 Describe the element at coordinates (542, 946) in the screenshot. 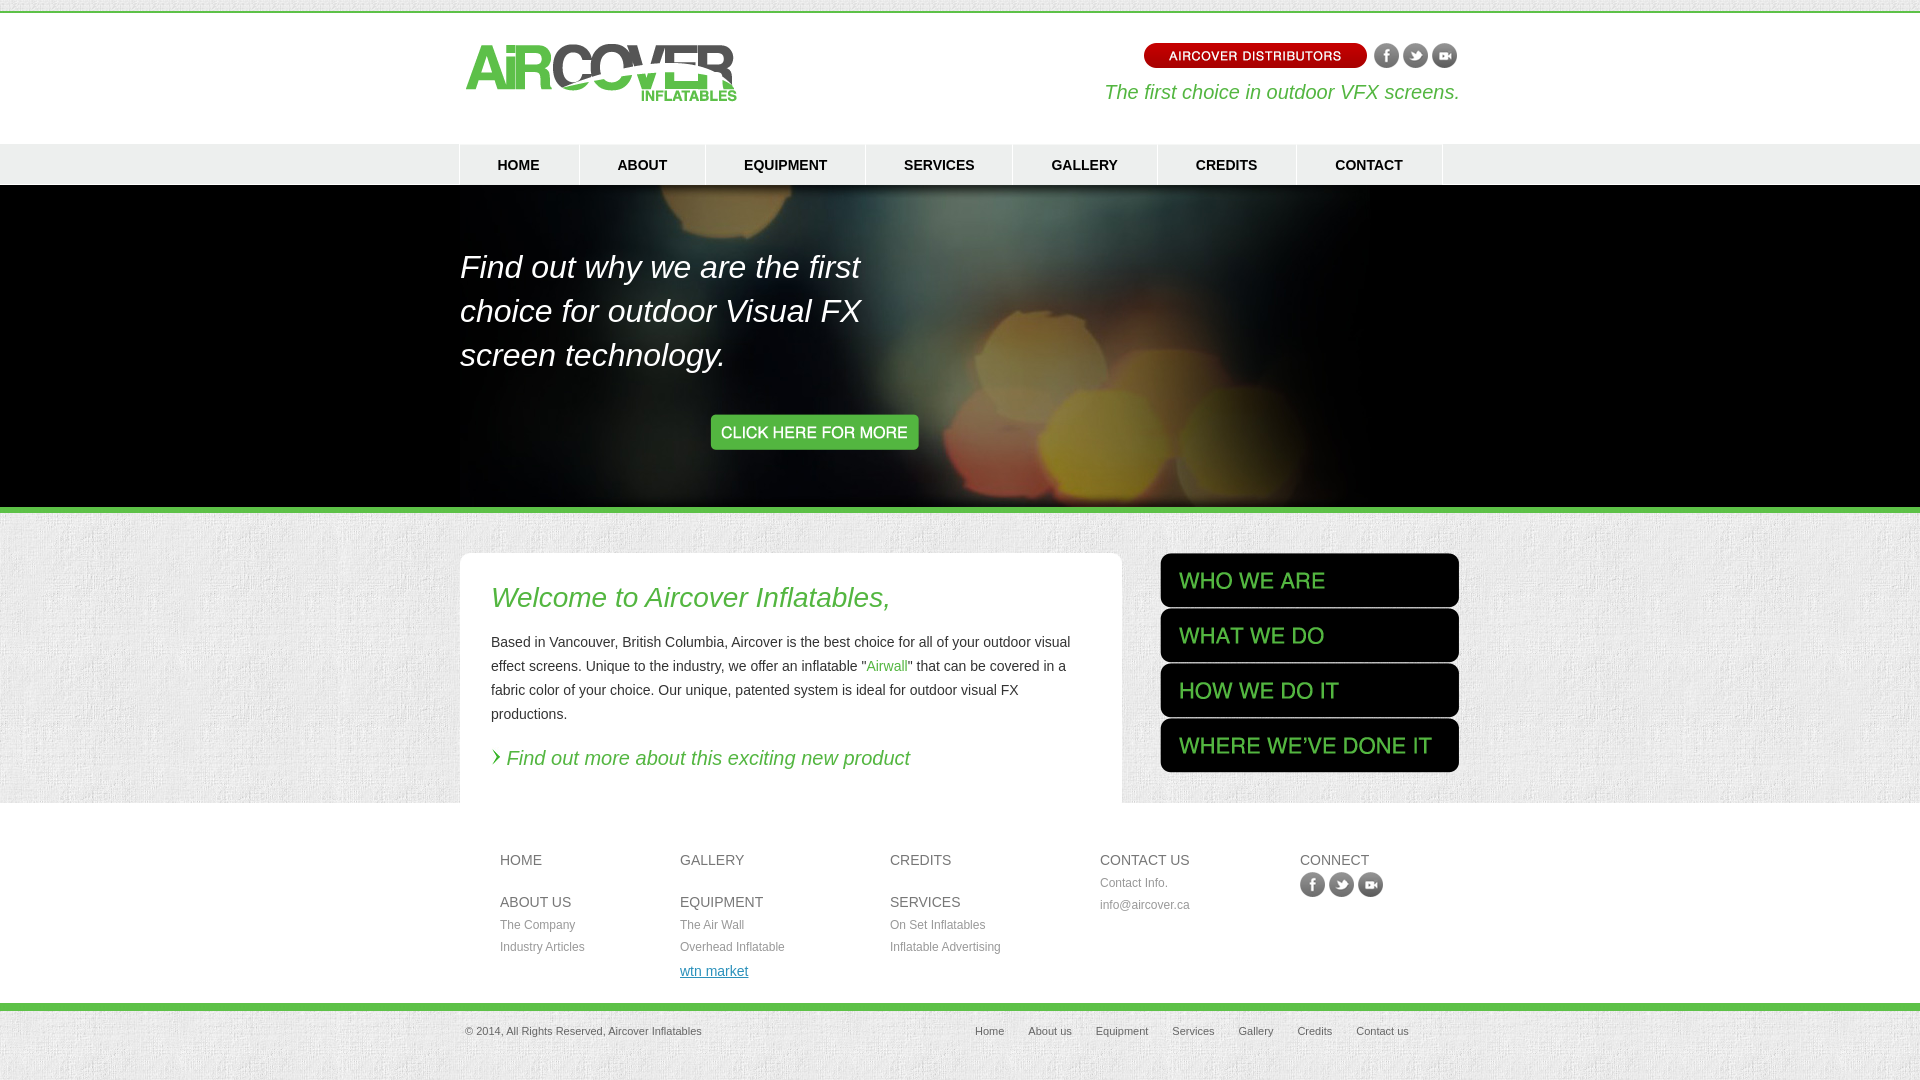

I see `'Industry Articles'` at that location.